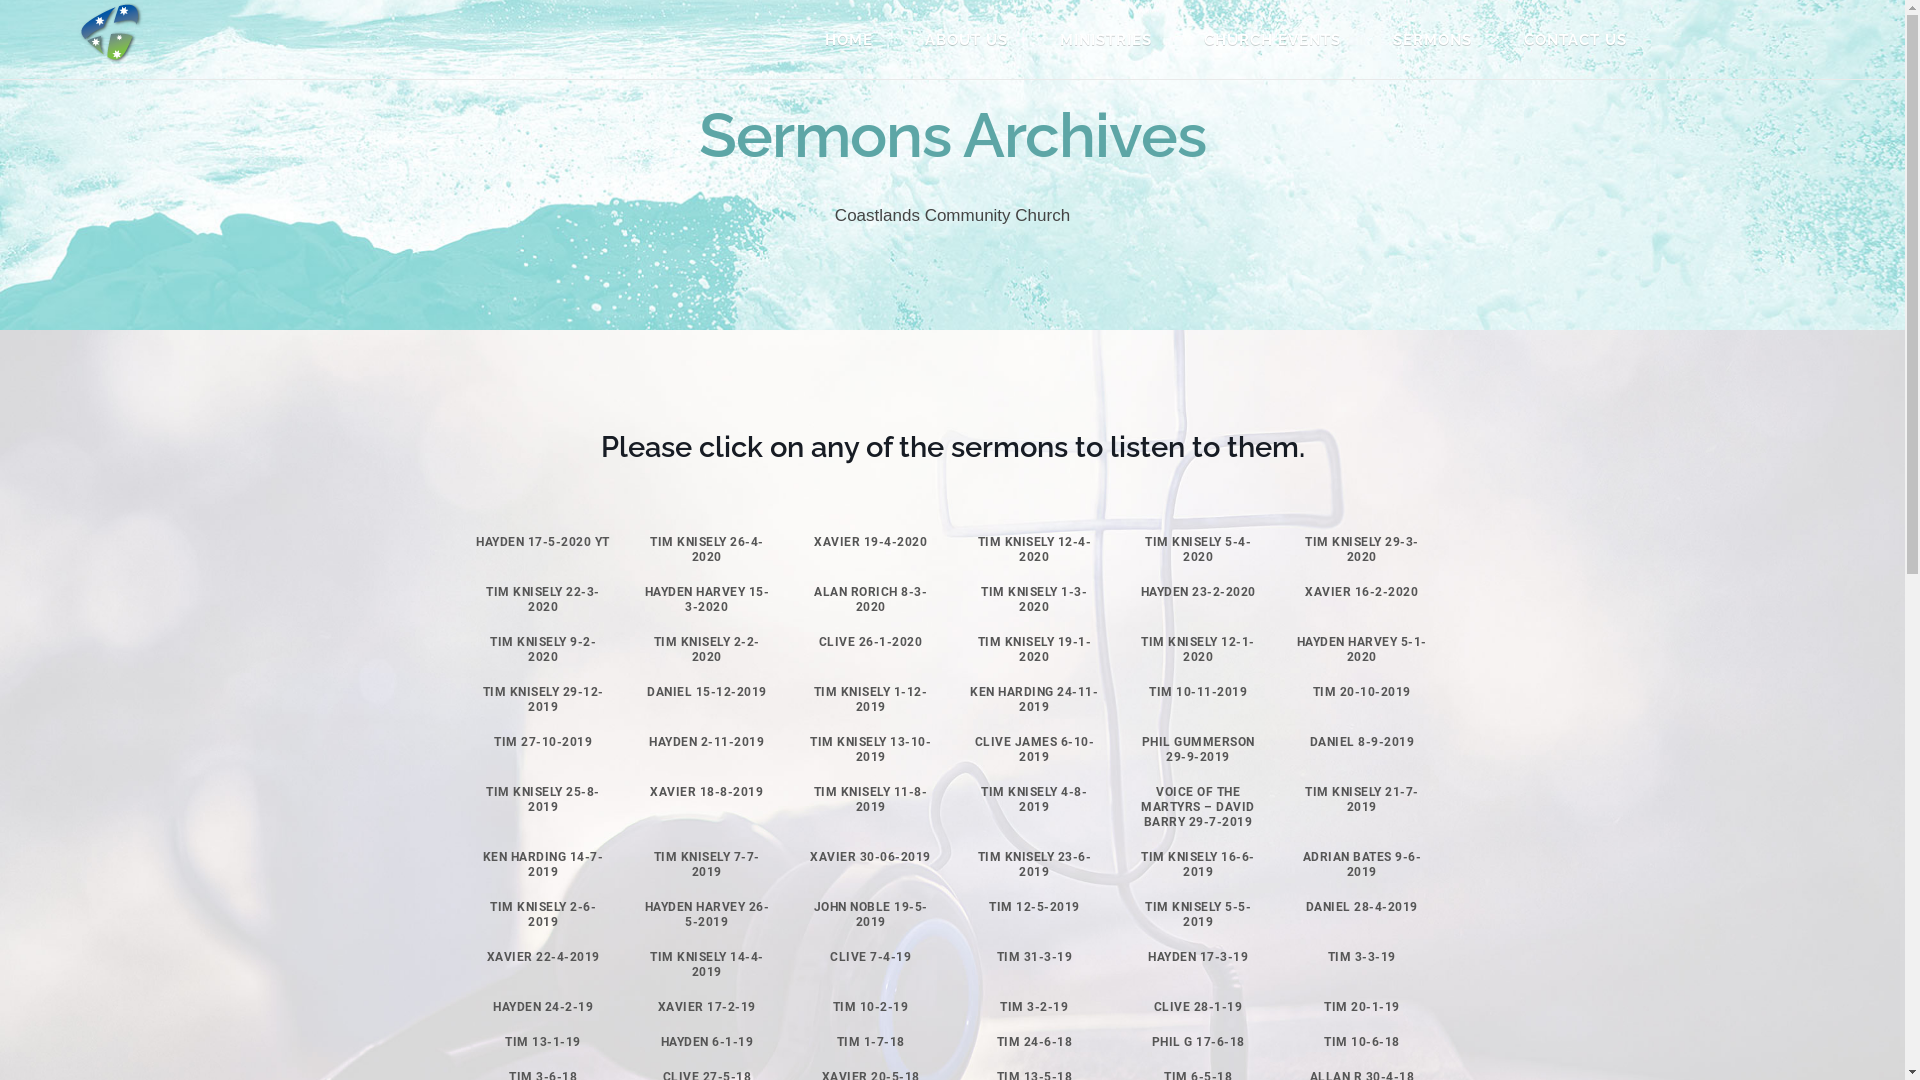 Image resolution: width=1920 pixels, height=1080 pixels. What do you see at coordinates (706, 1006) in the screenshot?
I see `'XAVIER 17-2-19'` at bounding box center [706, 1006].